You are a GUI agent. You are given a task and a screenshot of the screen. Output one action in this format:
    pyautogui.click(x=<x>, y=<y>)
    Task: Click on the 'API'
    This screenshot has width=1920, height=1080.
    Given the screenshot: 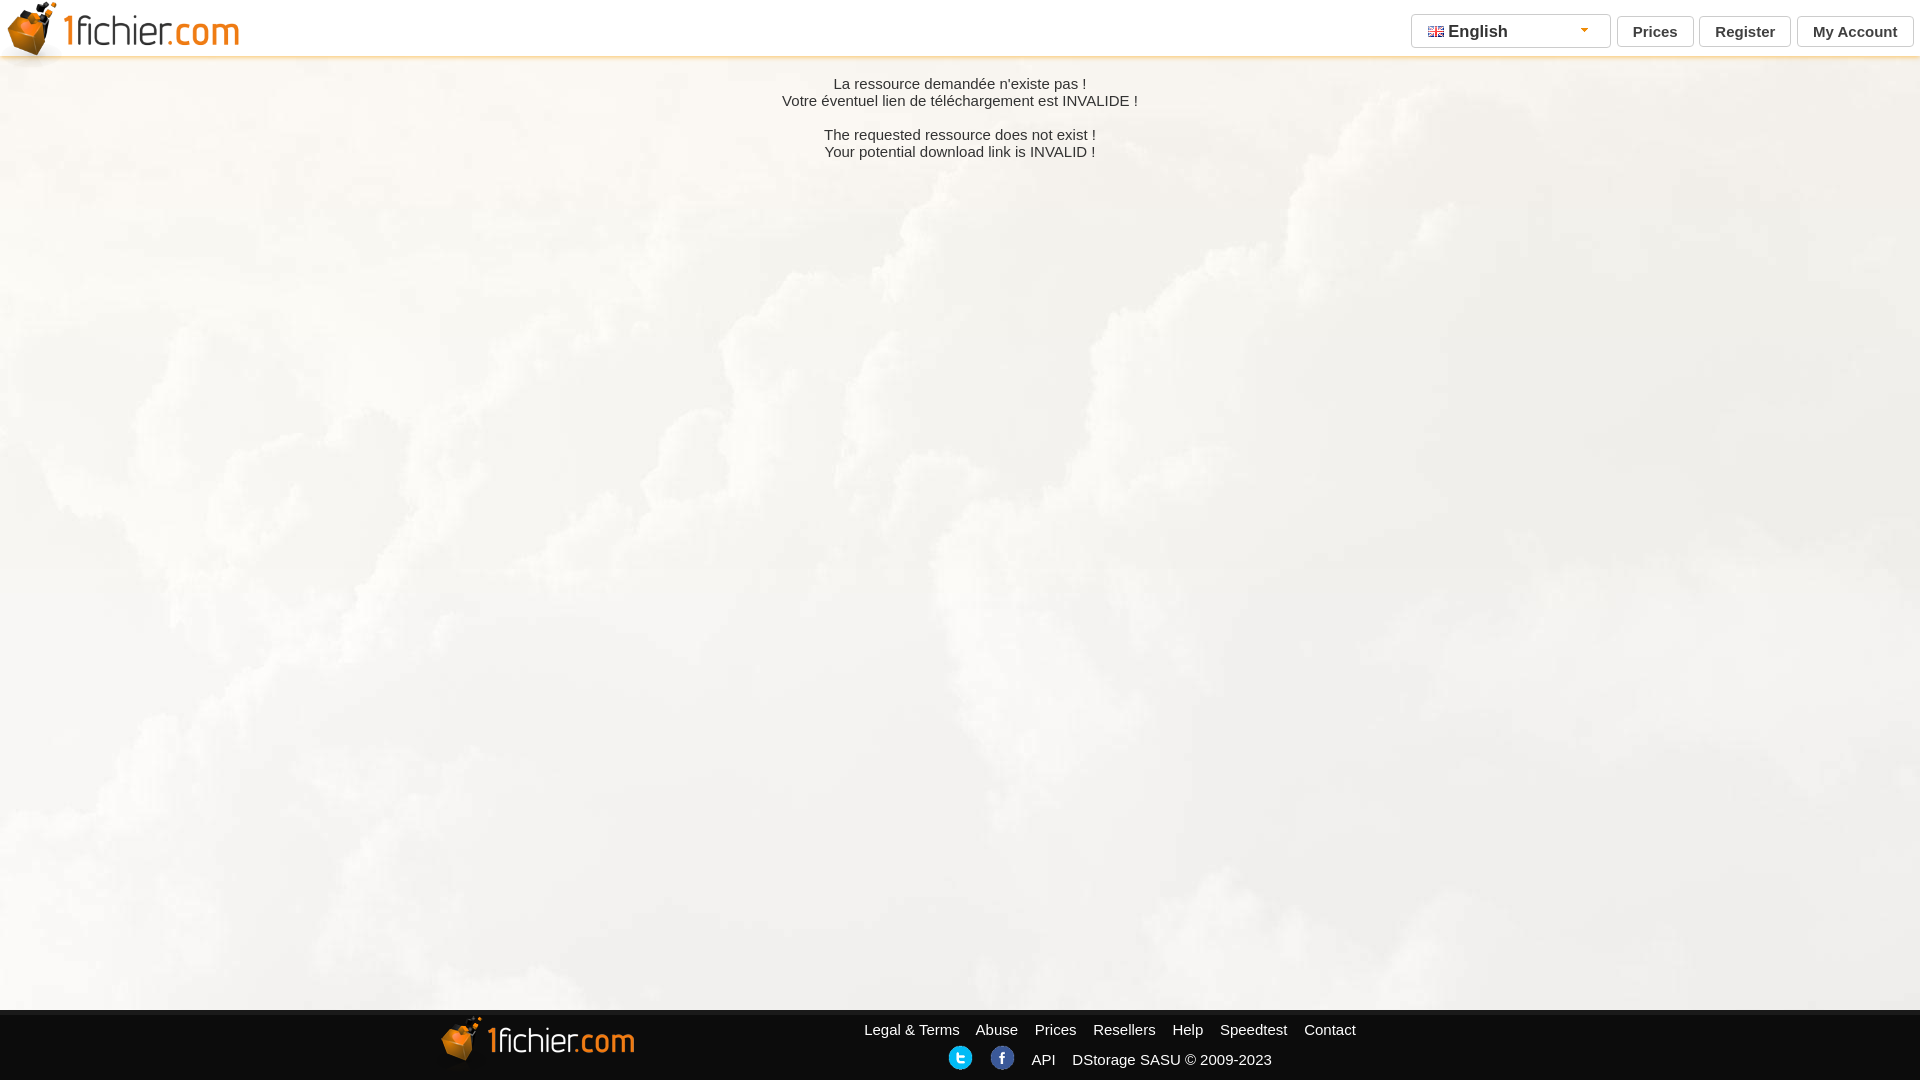 What is the action you would take?
    pyautogui.click(x=1031, y=1058)
    